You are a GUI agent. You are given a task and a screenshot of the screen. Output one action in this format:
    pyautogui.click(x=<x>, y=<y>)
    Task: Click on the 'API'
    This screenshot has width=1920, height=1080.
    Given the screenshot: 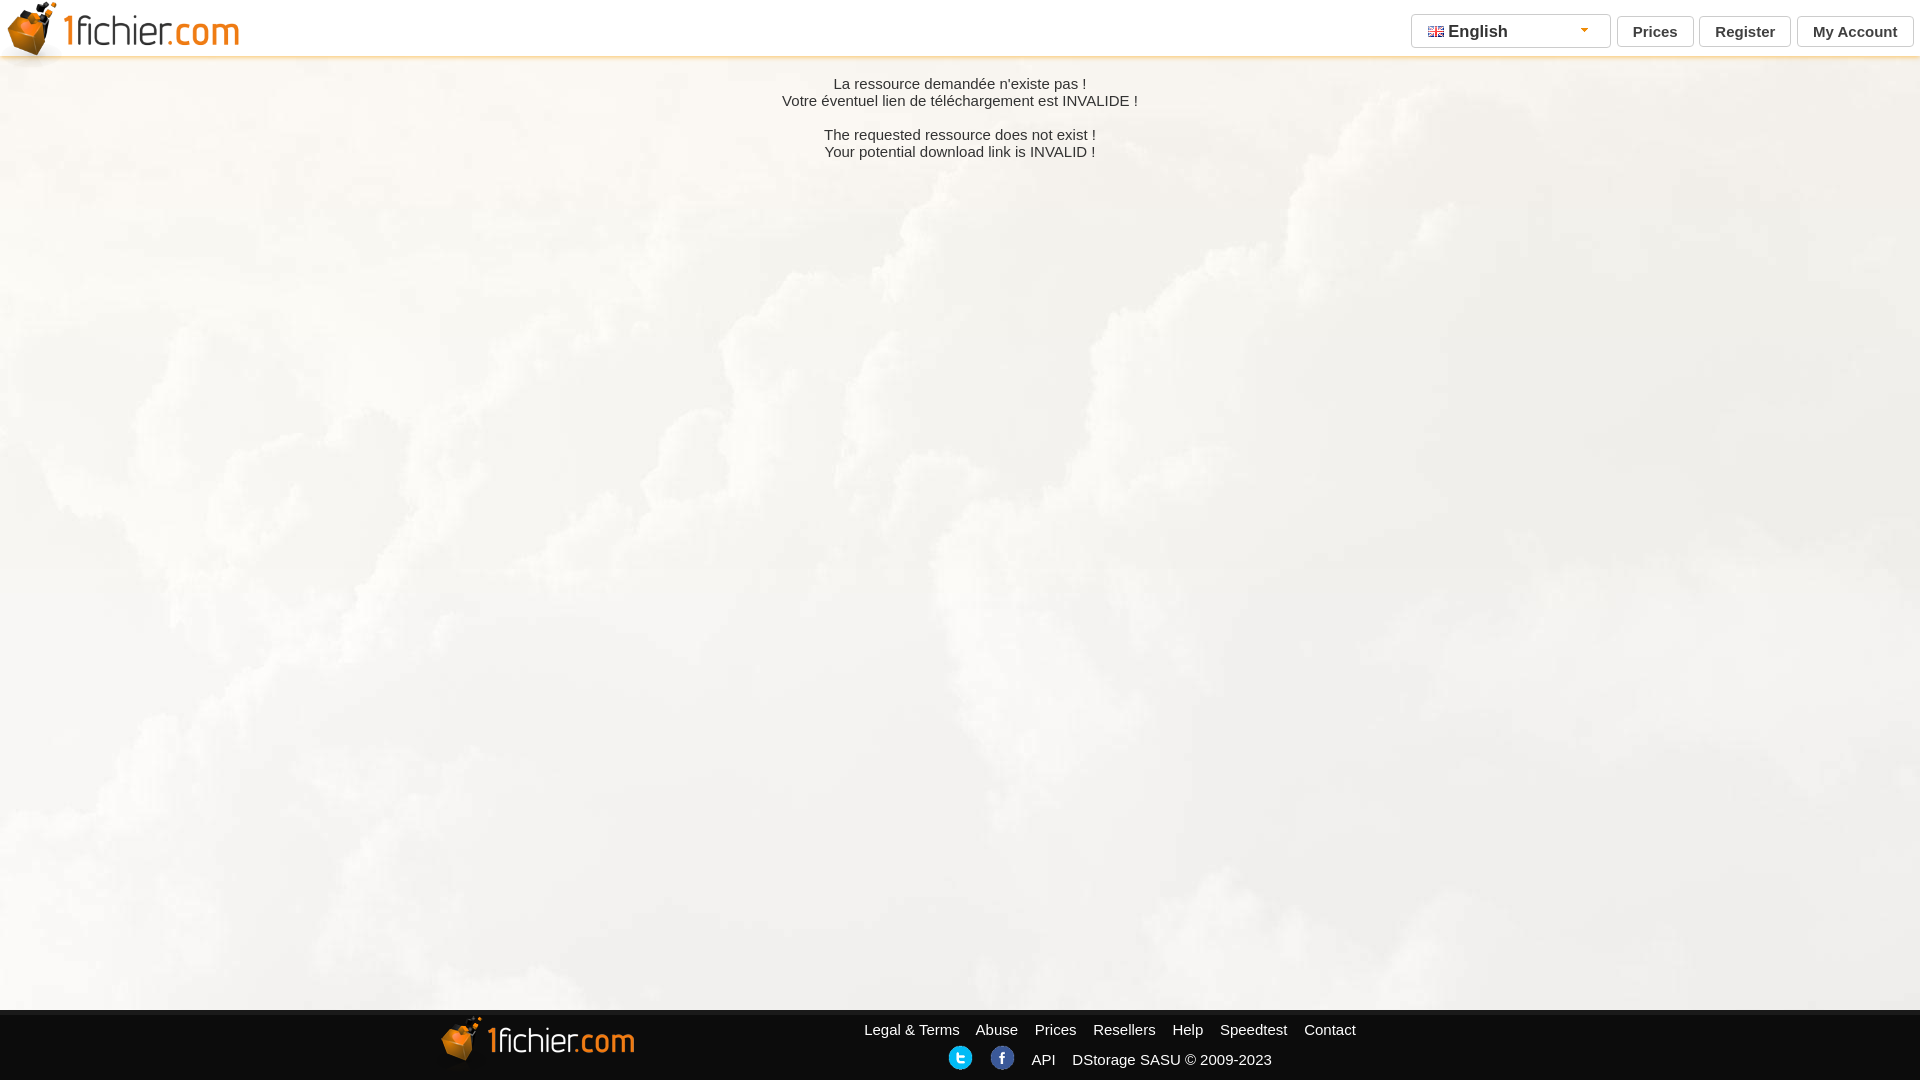 What is the action you would take?
    pyautogui.click(x=1031, y=1058)
    